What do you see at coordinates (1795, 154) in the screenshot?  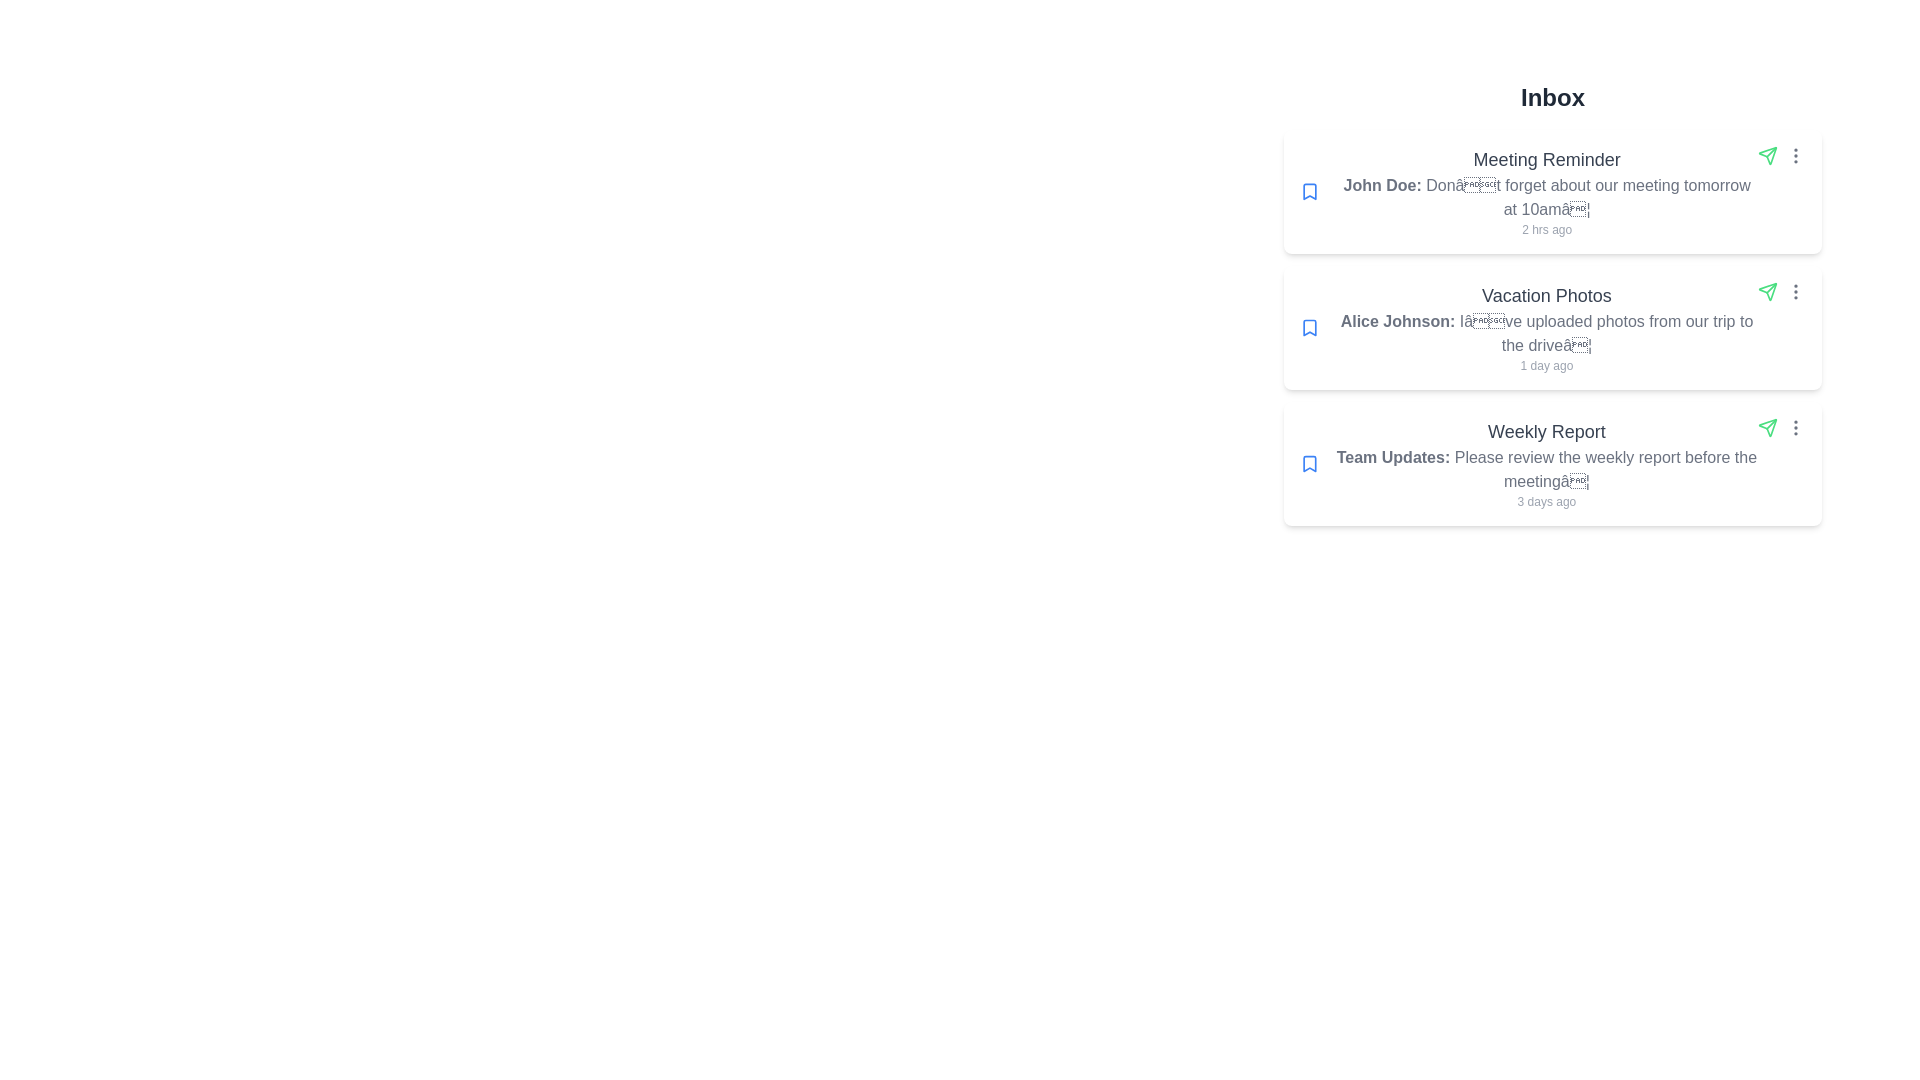 I see `the options icon of the first message to reveal more actions` at bounding box center [1795, 154].